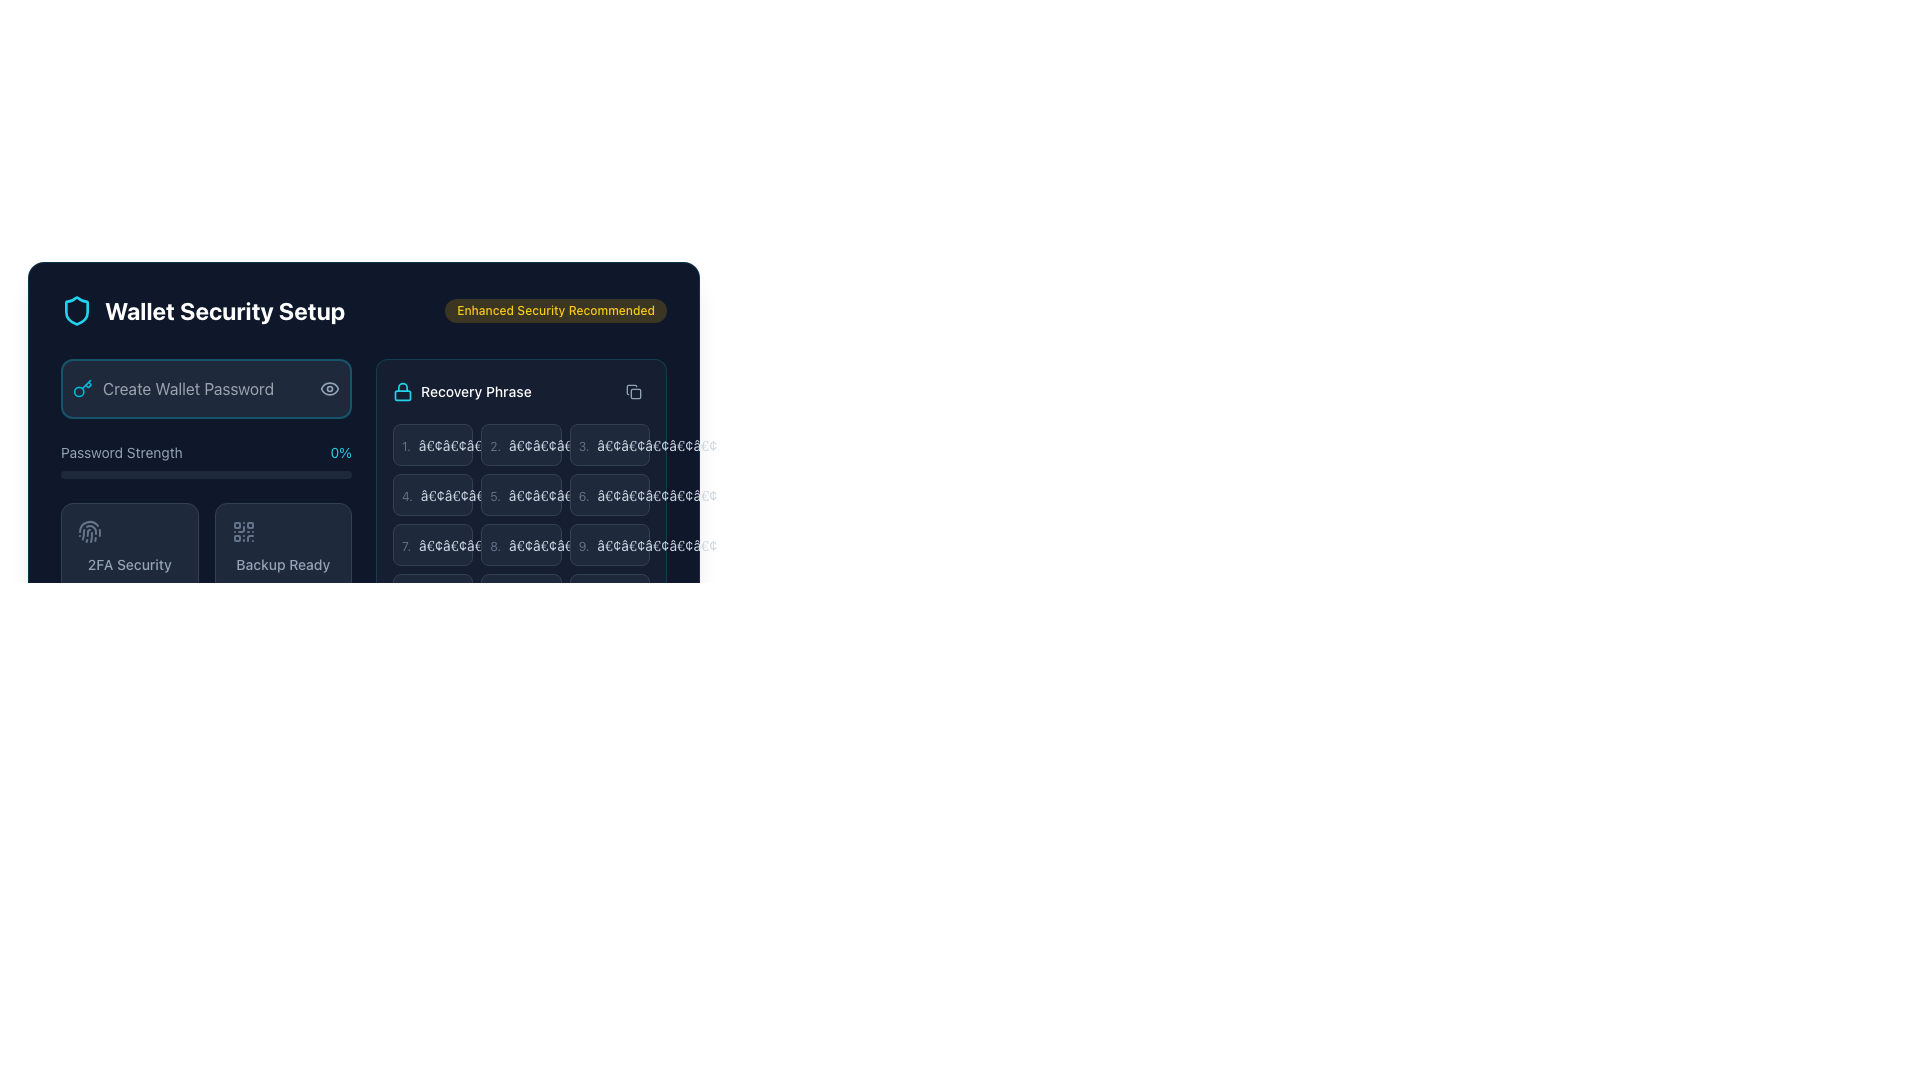 The width and height of the screenshot is (1920, 1080). Describe the element at coordinates (461, 392) in the screenshot. I see `the non-interactive text label with an accompanying icon located in the top-right region of a rectangular card-like section, which identifies a specific section or feature related to security actions` at that location.